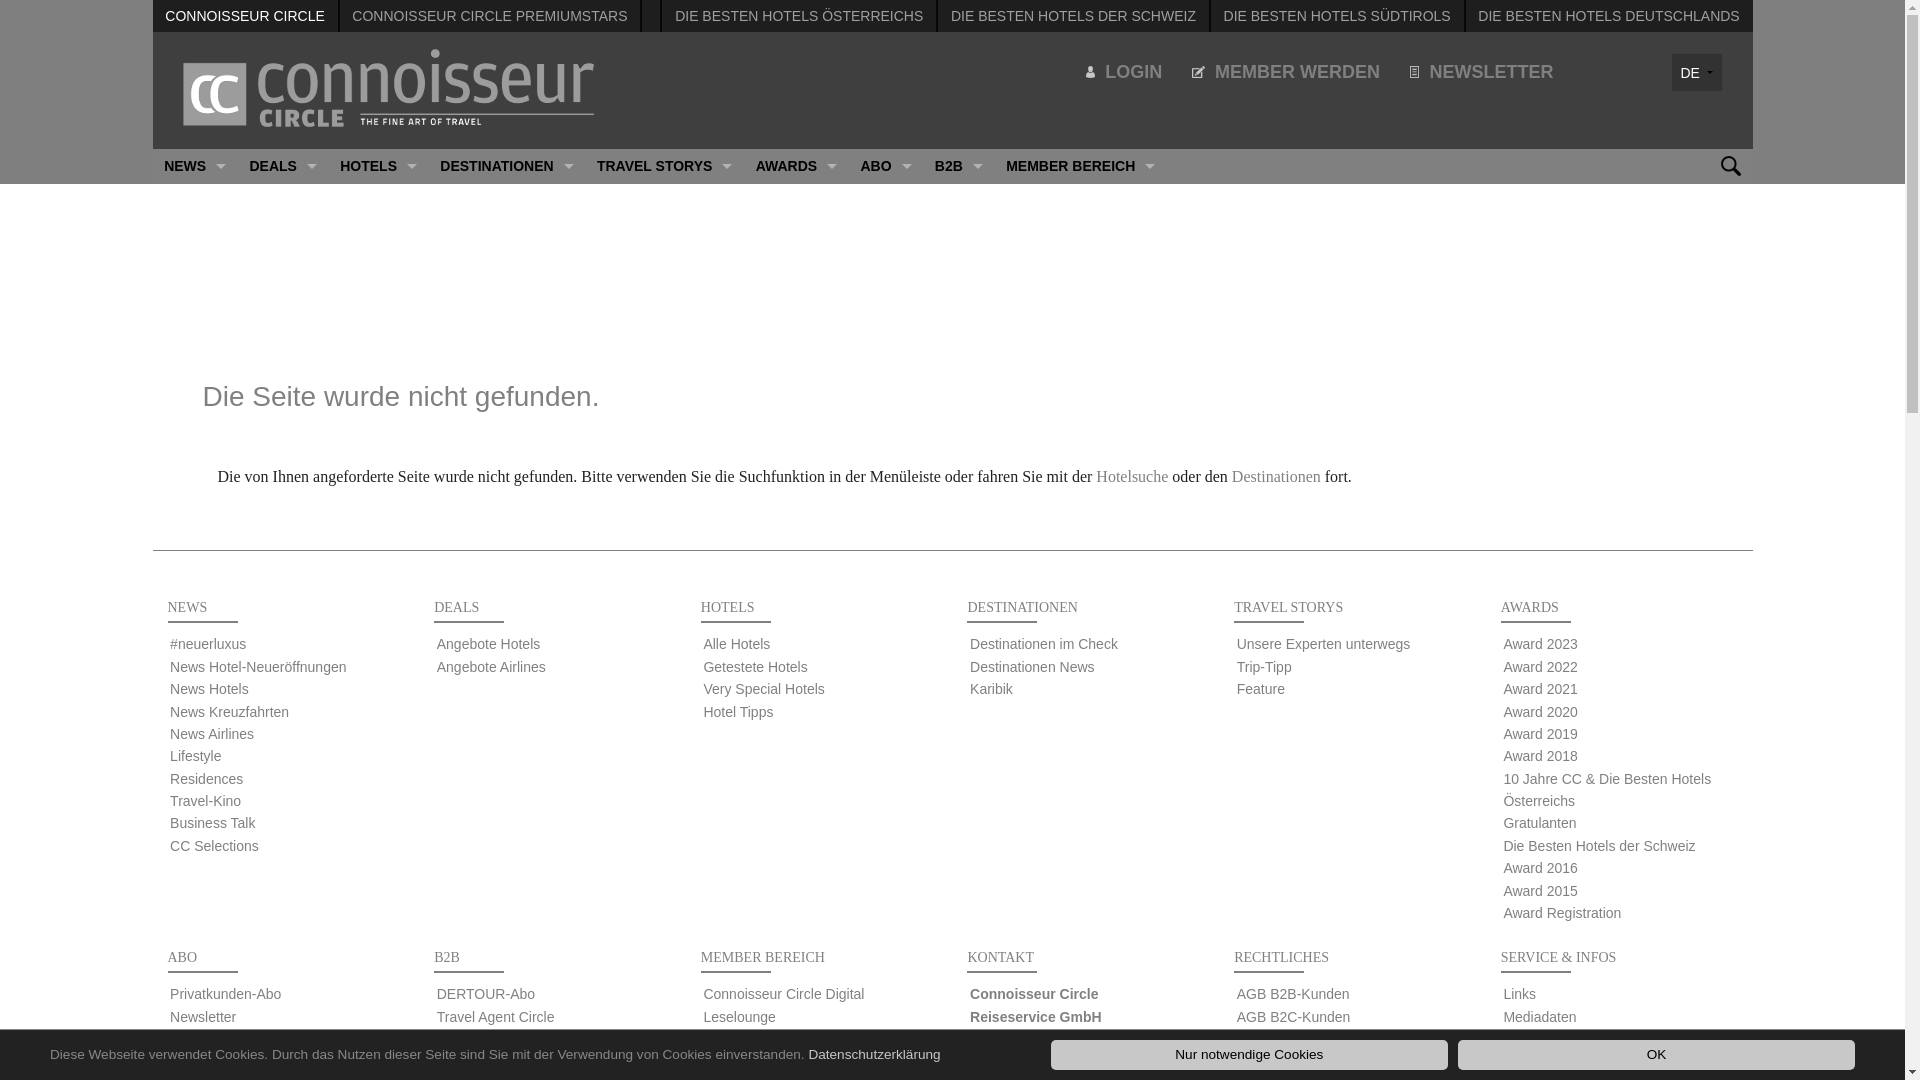 This screenshot has width=1920, height=1080. What do you see at coordinates (1132, 476) in the screenshot?
I see `'Hotelsuche'` at bounding box center [1132, 476].